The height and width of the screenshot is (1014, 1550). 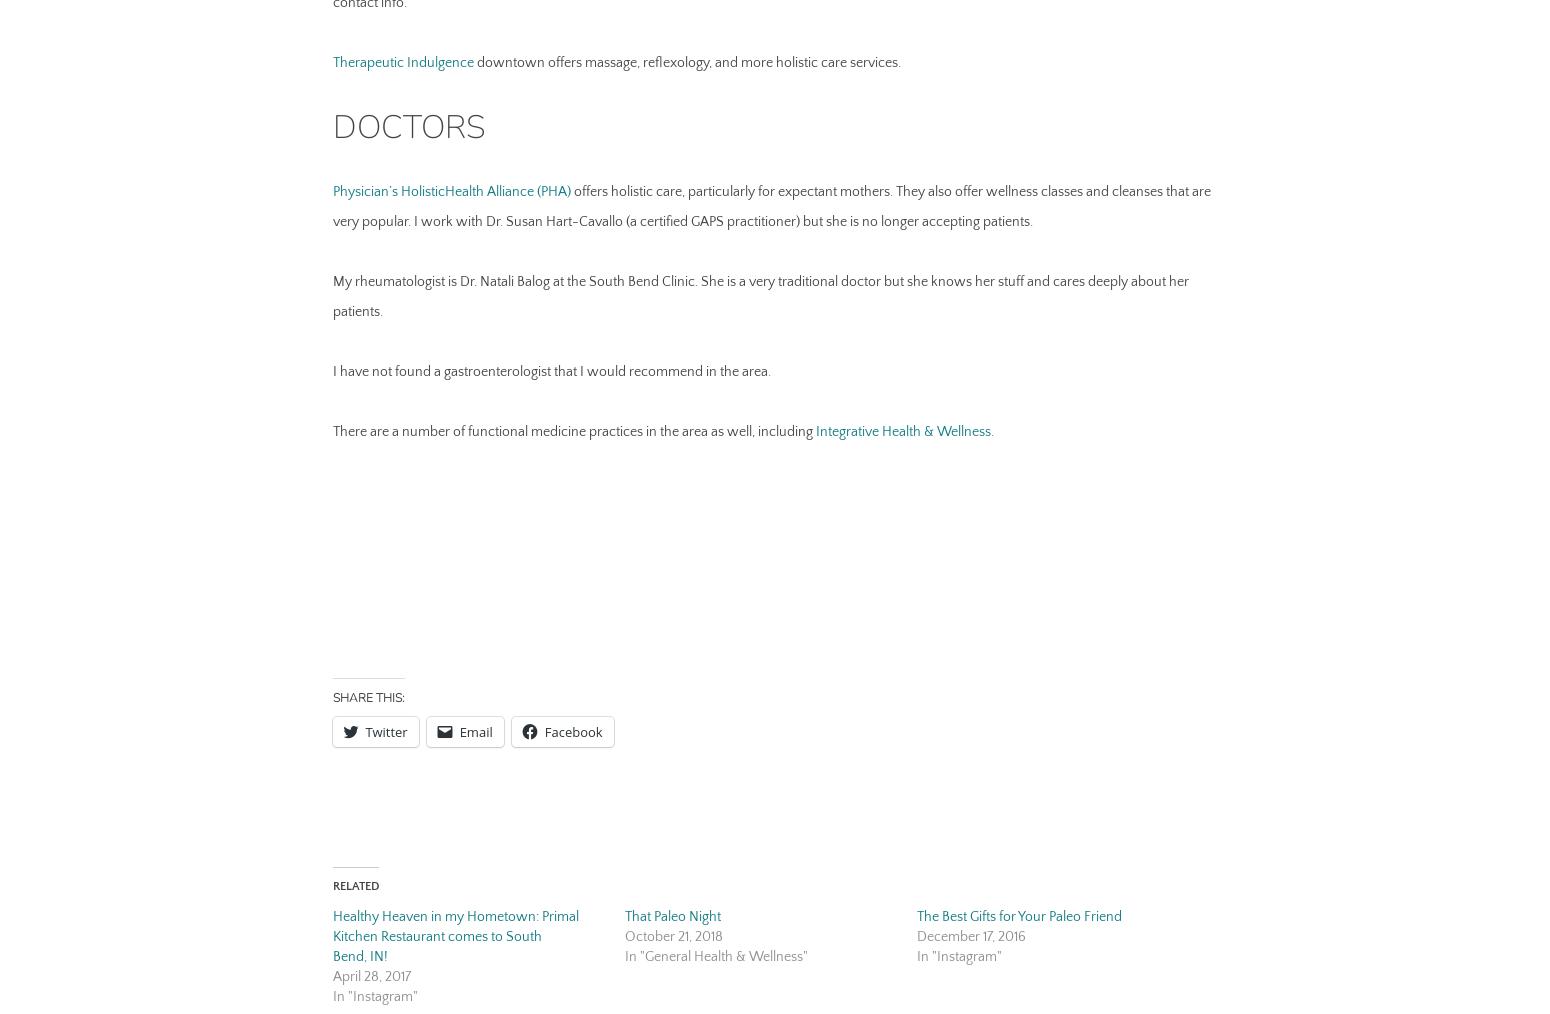 I want to click on 'downtown offers massage, reflexology, and more holistic care services.', so click(x=685, y=60).